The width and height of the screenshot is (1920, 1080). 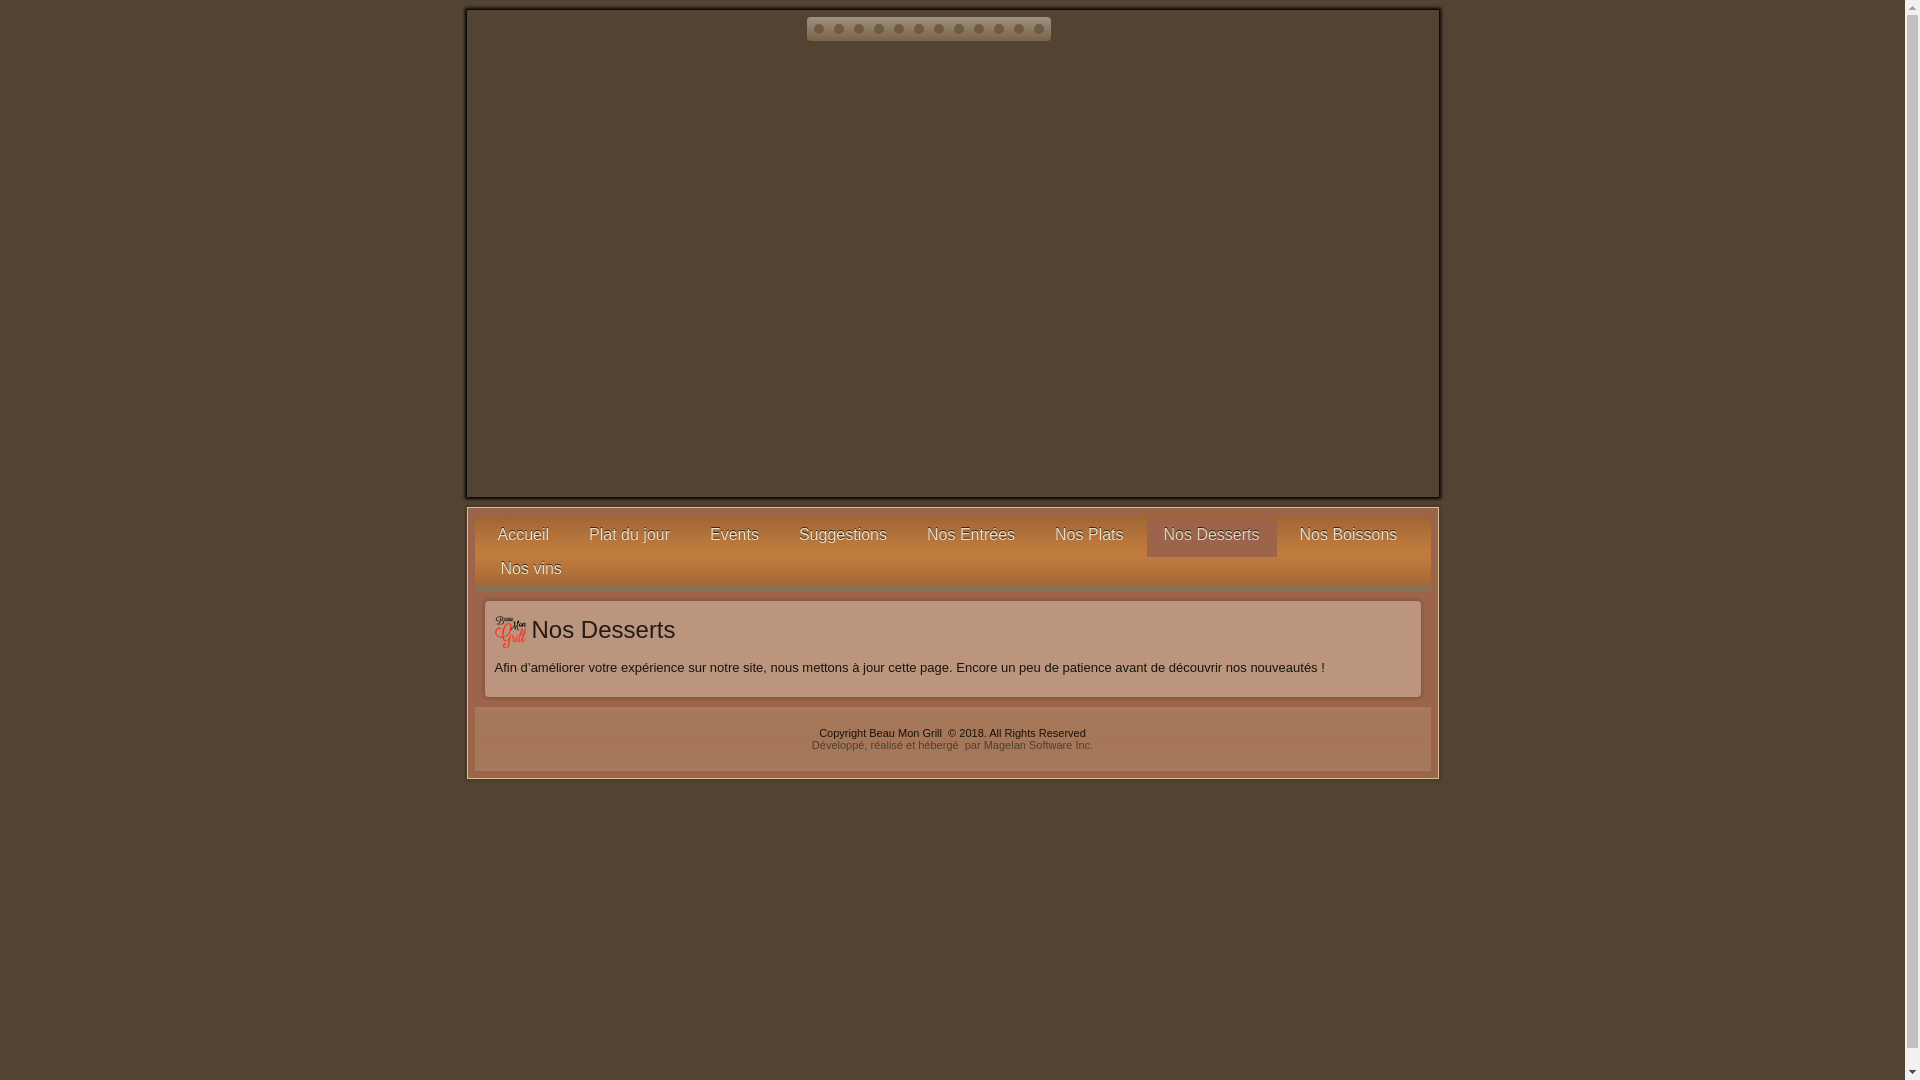 What do you see at coordinates (843, 534) in the screenshot?
I see `'Suggestions'` at bounding box center [843, 534].